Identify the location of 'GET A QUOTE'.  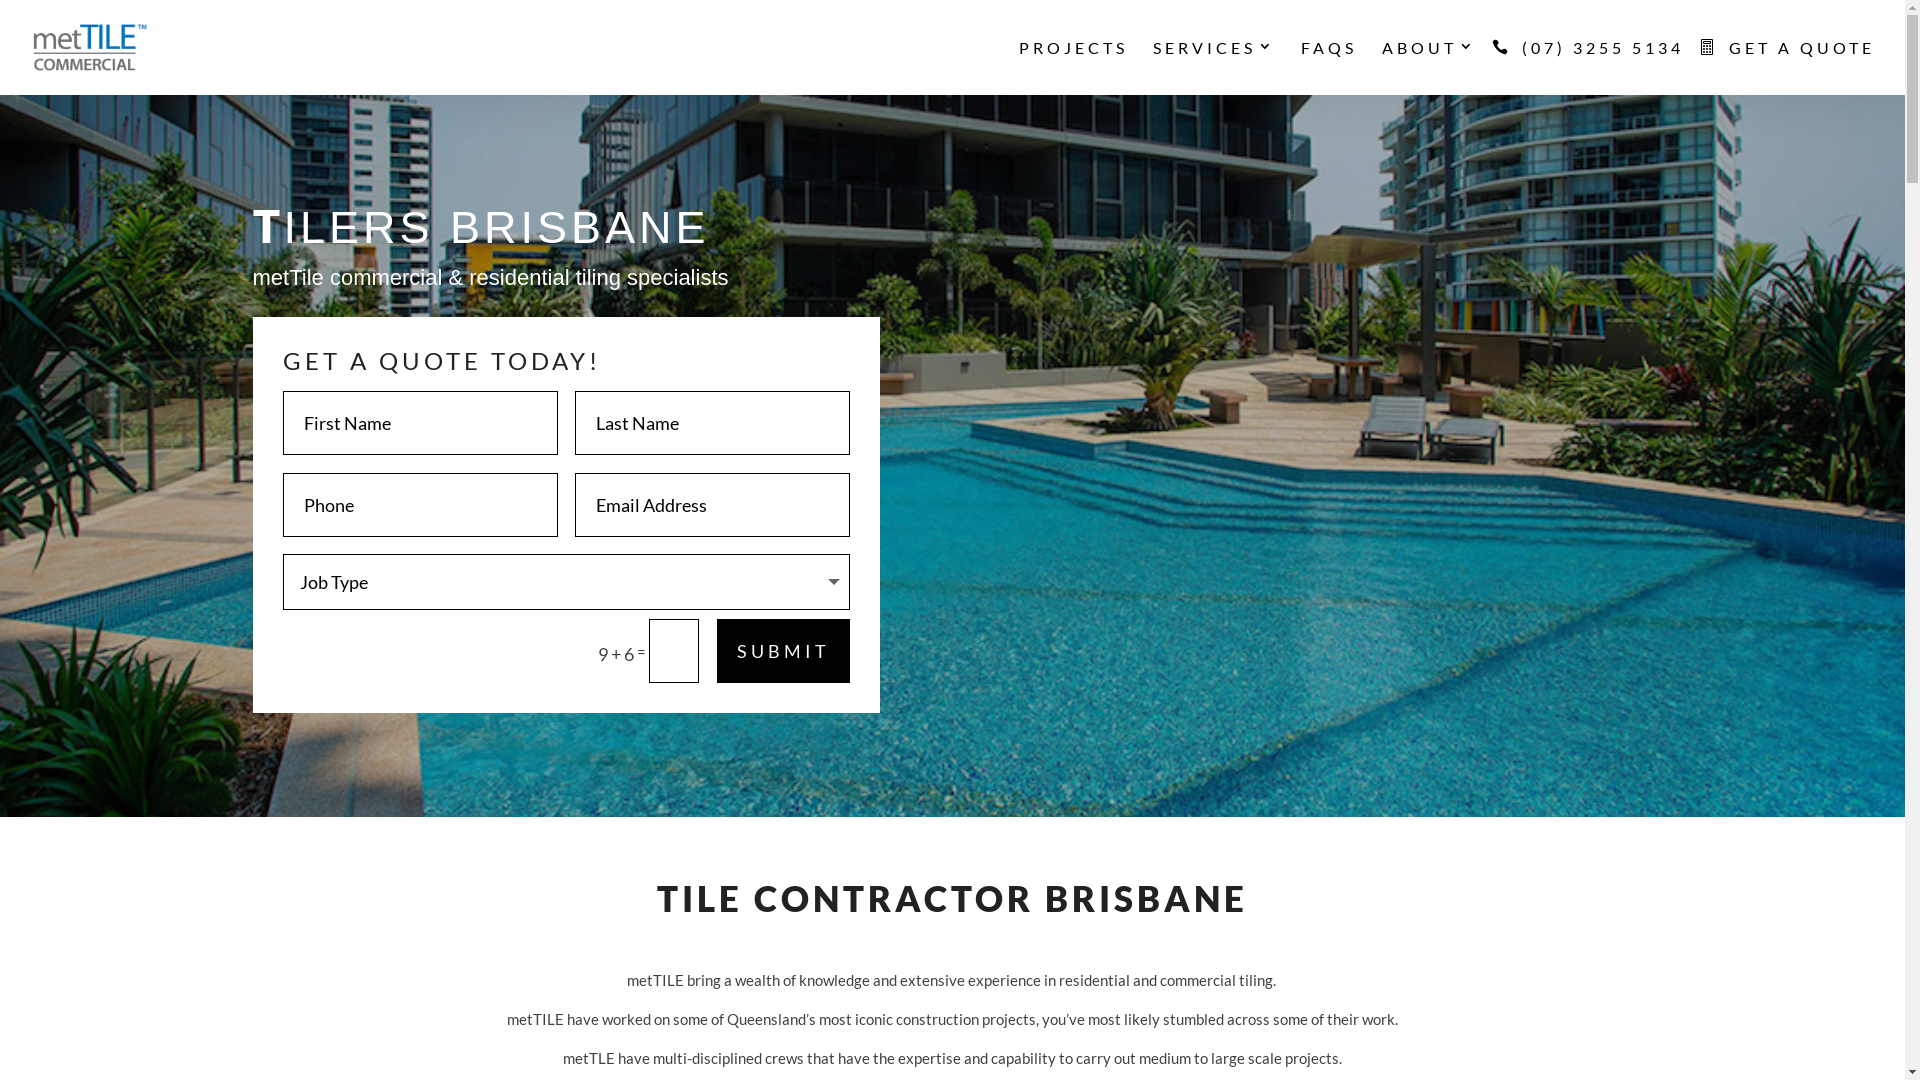
(1791, 66).